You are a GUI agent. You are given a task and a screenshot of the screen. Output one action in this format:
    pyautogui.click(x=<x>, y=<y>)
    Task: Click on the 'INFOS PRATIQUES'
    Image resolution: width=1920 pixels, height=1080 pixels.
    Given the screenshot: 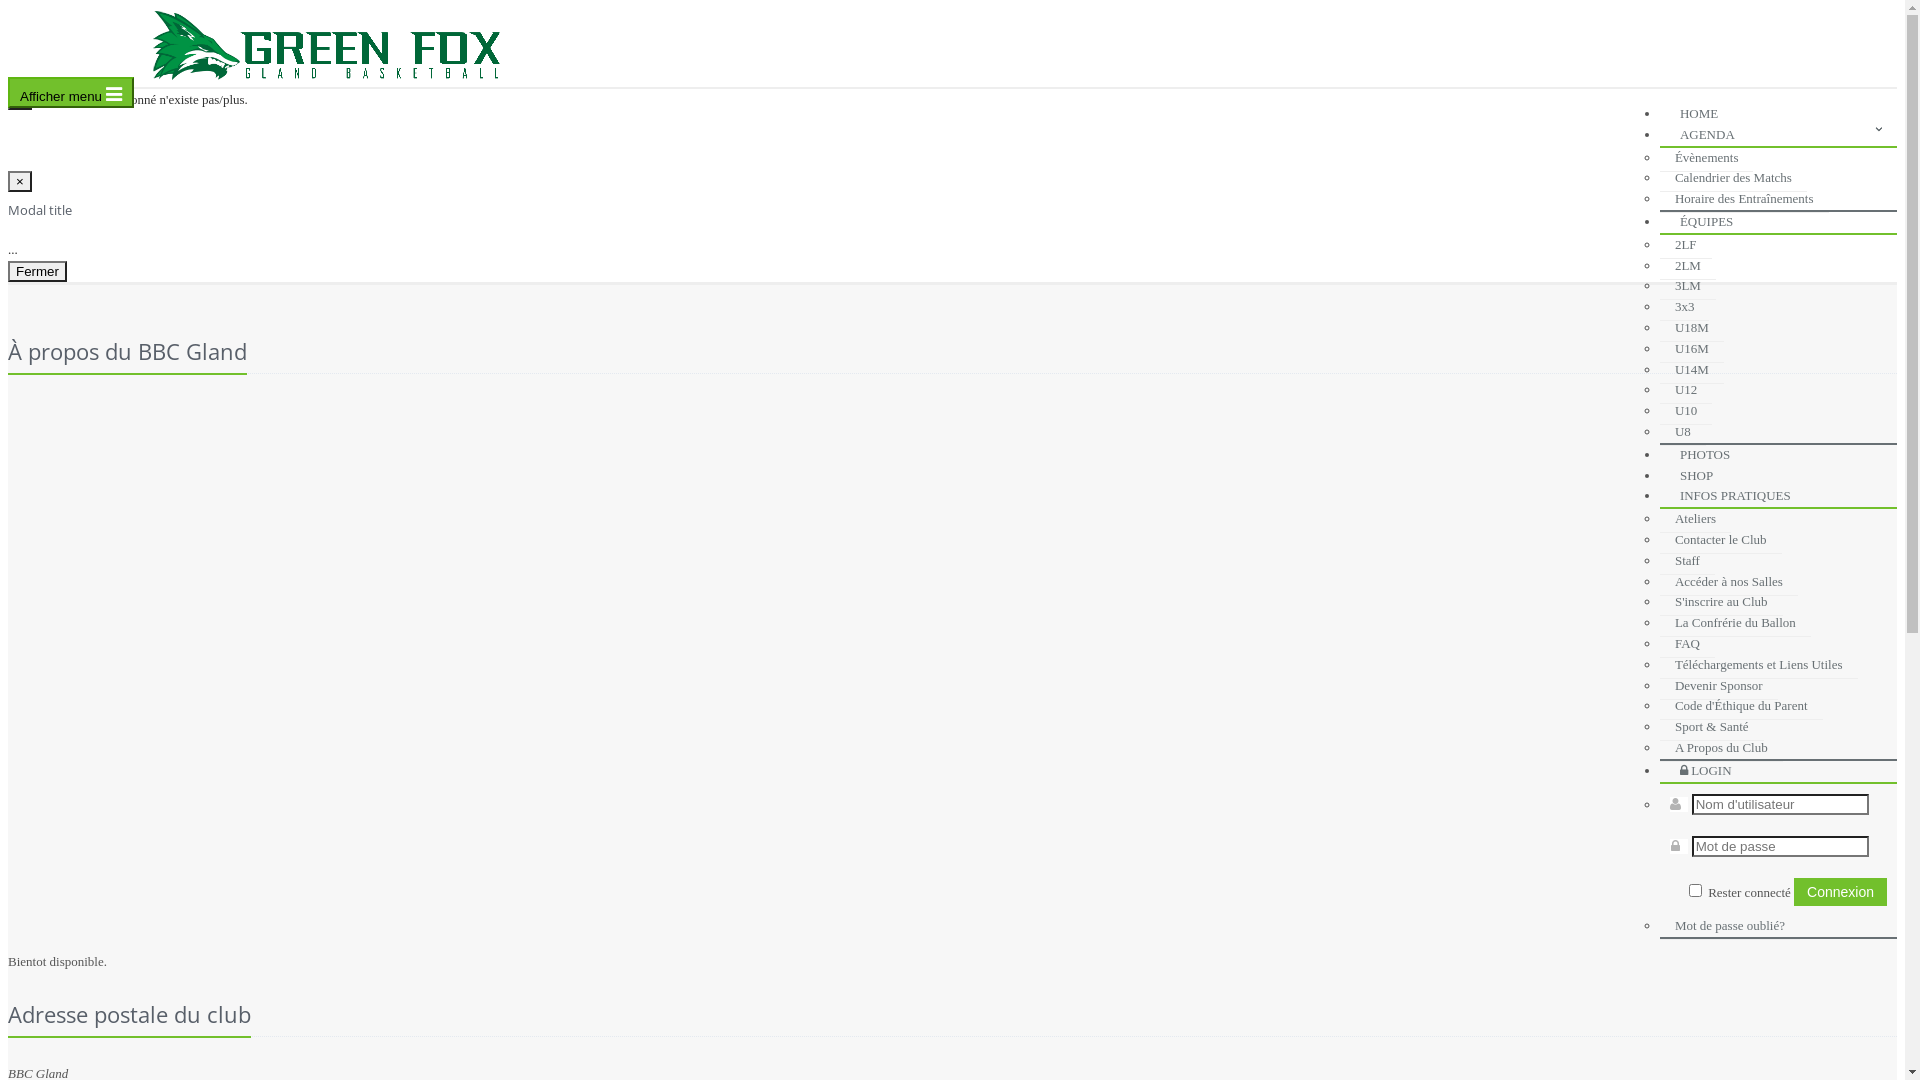 What is the action you would take?
    pyautogui.click(x=1739, y=493)
    